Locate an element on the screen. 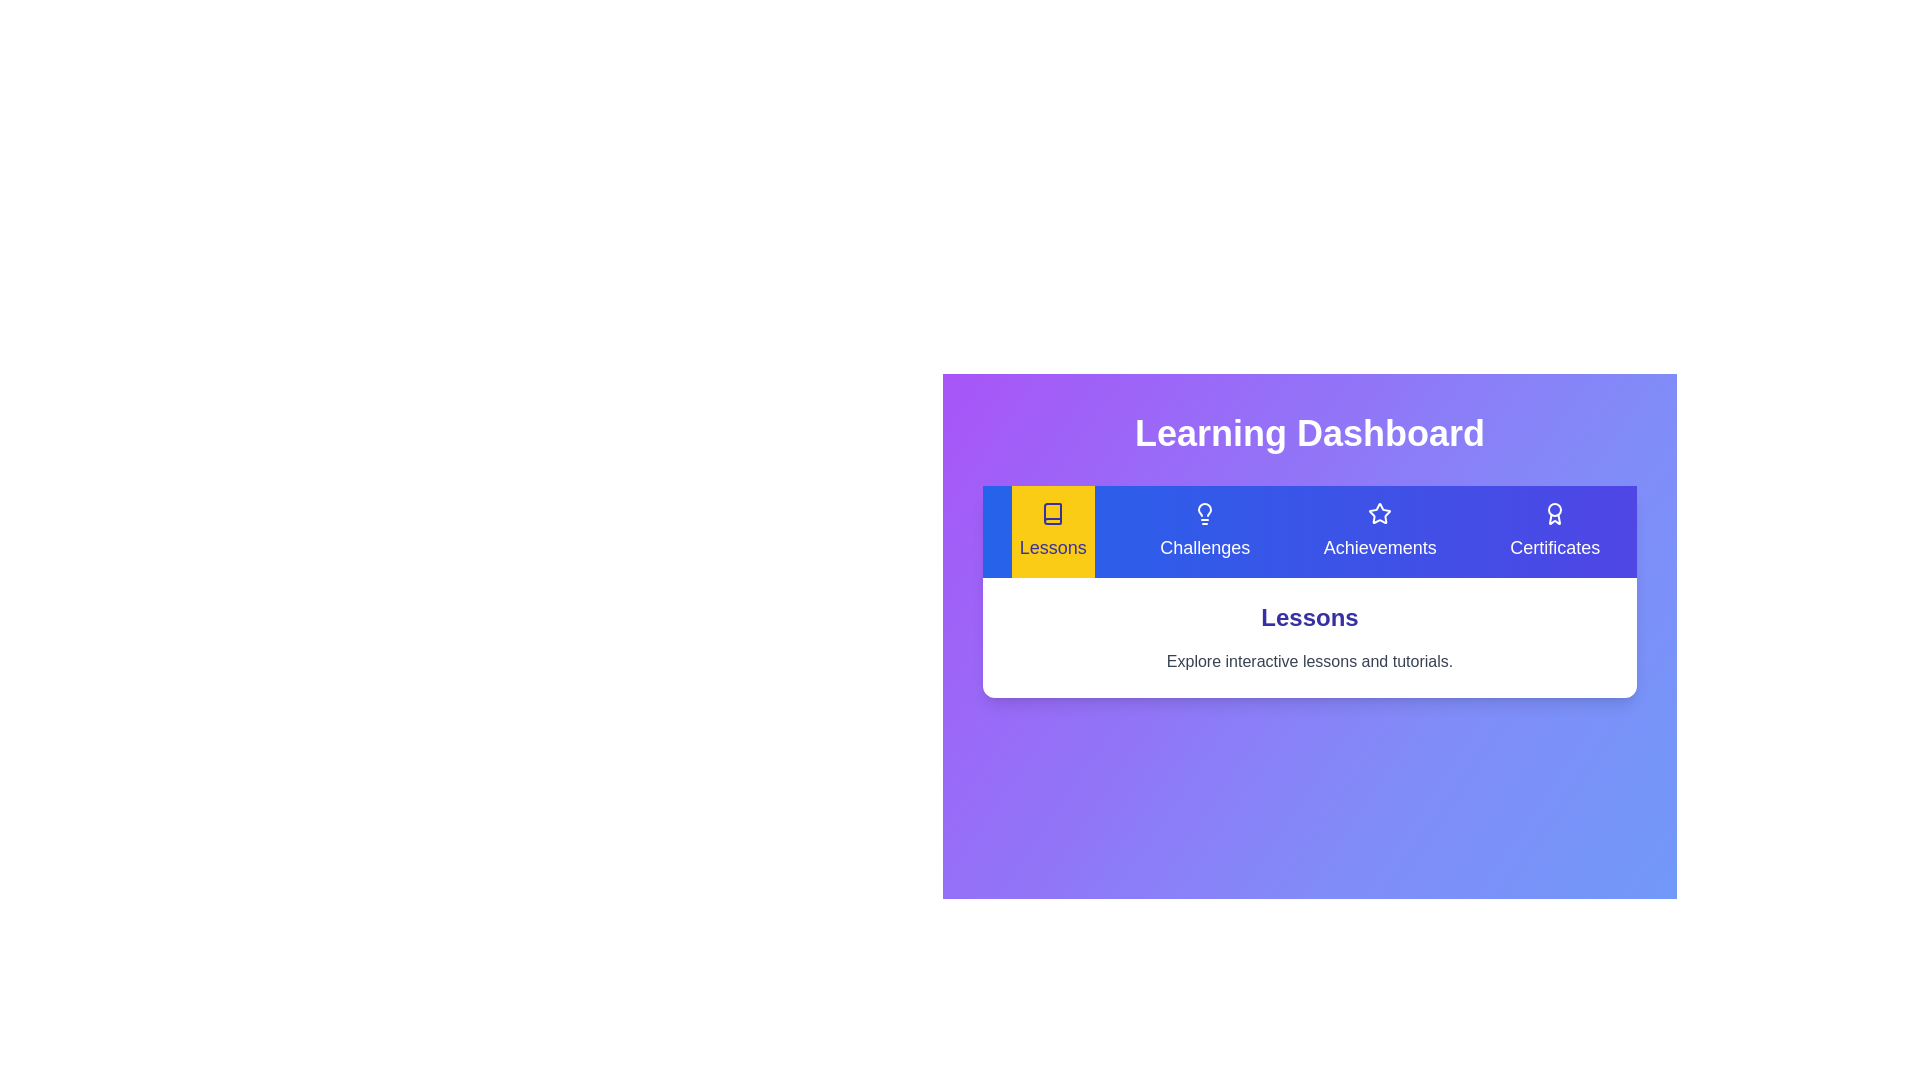 The width and height of the screenshot is (1920, 1080). the icon of the tab labeled Challenges is located at coordinates (1204, 512).